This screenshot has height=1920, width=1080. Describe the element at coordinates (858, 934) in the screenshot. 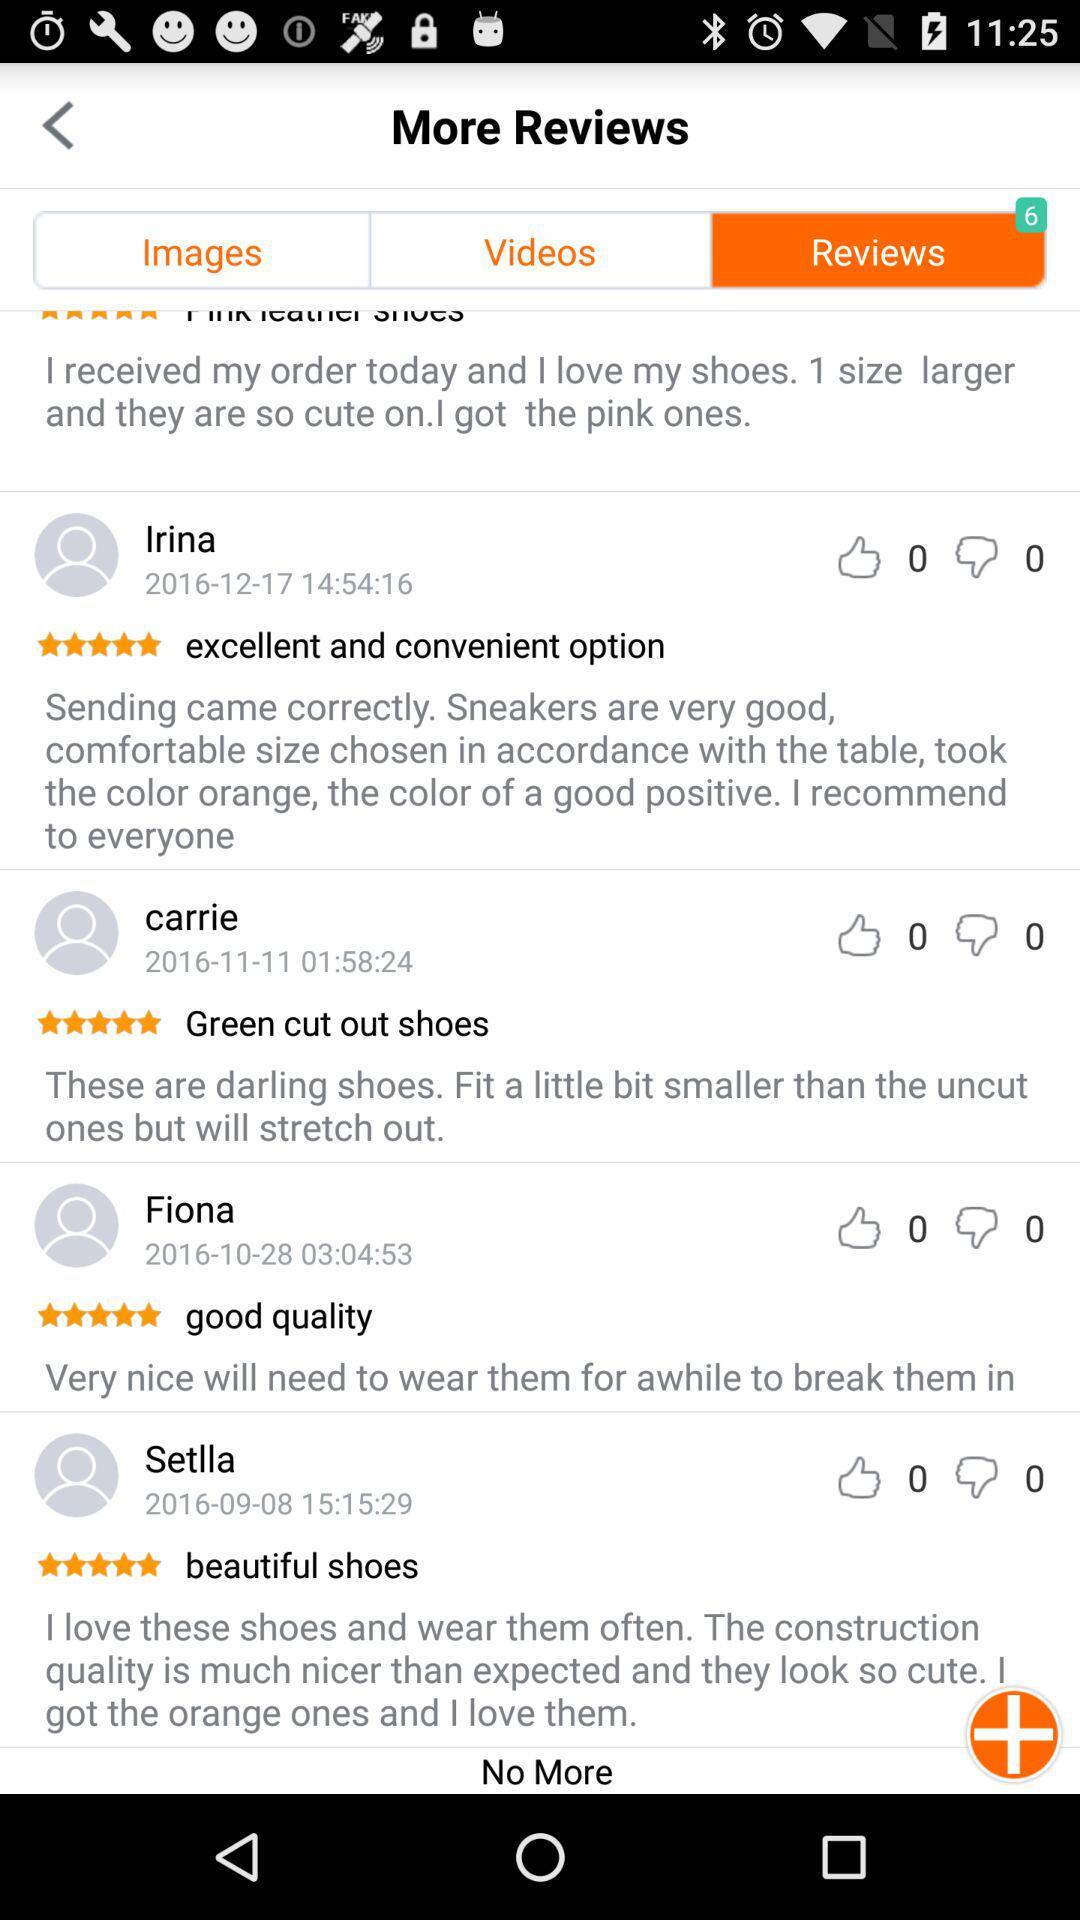

I see `like` at that location.